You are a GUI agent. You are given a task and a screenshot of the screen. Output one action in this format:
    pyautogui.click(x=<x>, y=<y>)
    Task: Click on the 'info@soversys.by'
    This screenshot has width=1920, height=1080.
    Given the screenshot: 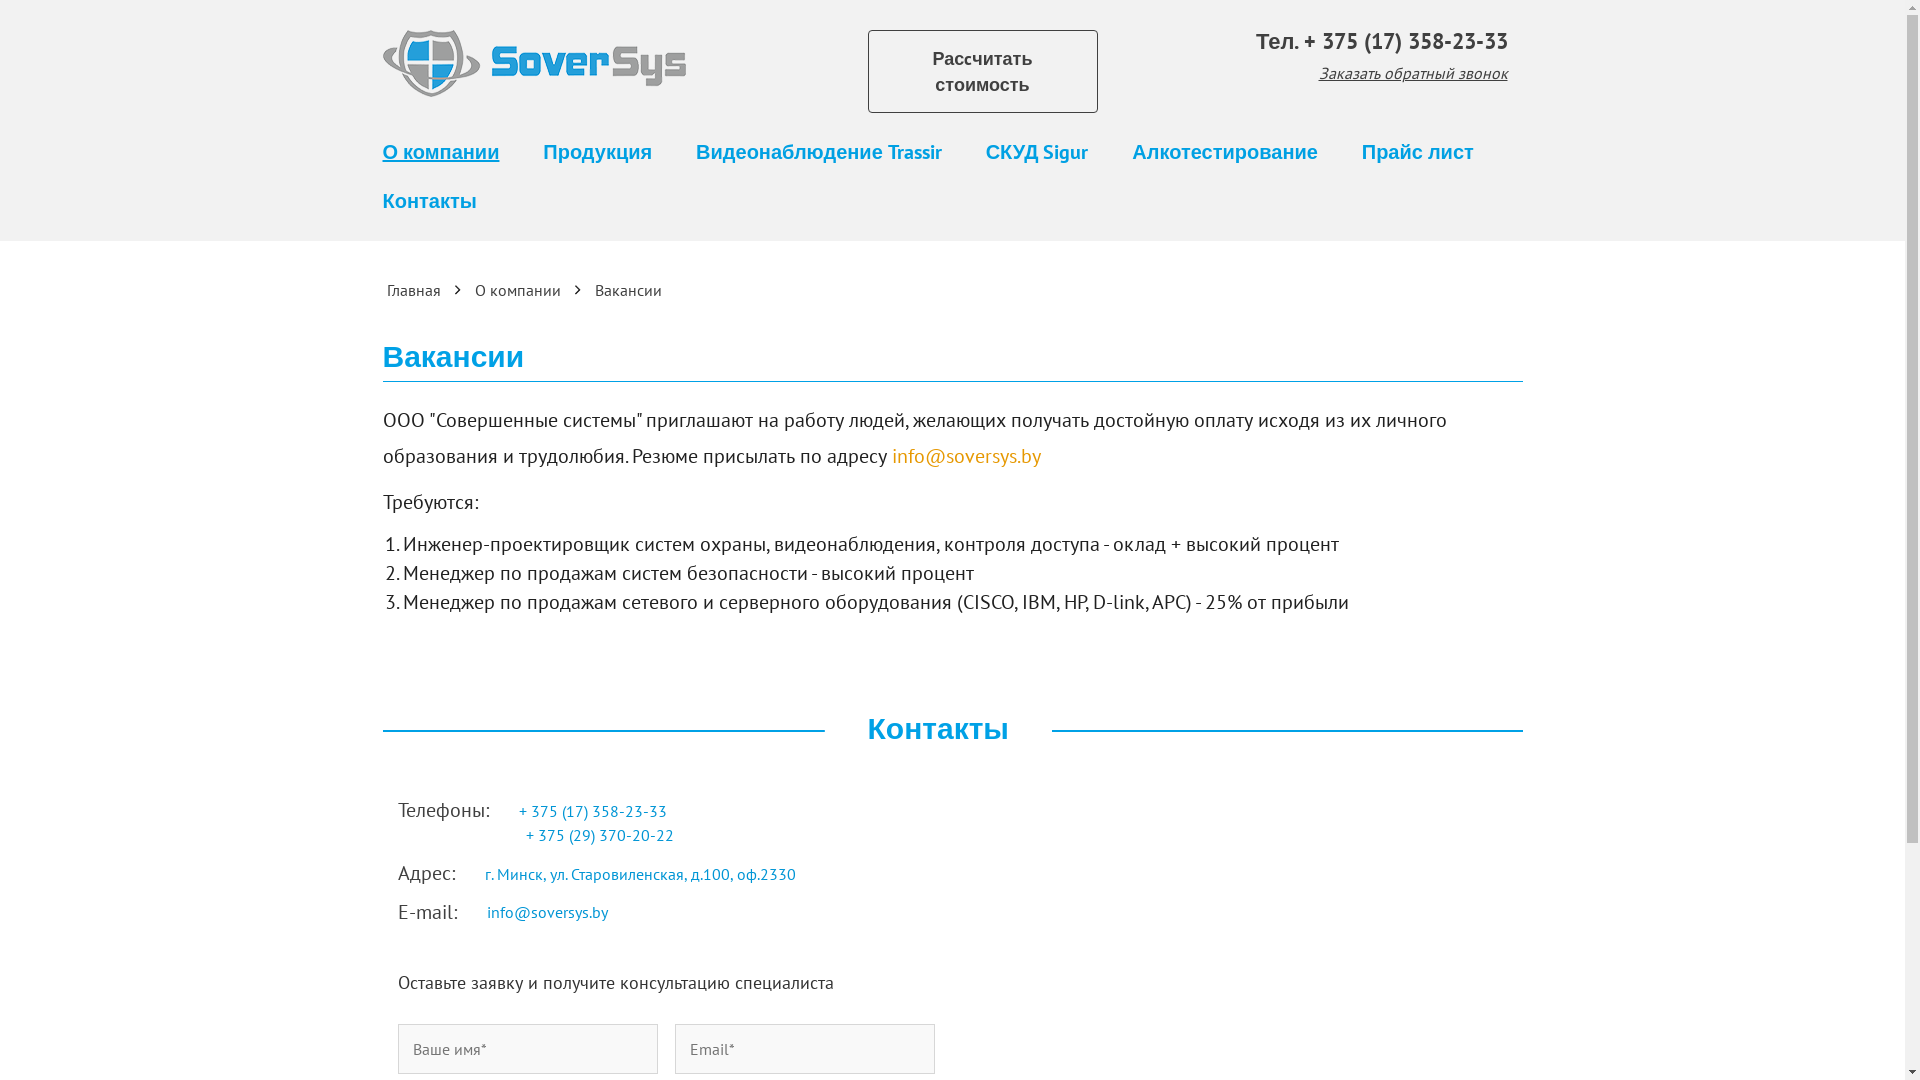 What is the action you would take?
    pyautogui.click(x=966, y=455)
    